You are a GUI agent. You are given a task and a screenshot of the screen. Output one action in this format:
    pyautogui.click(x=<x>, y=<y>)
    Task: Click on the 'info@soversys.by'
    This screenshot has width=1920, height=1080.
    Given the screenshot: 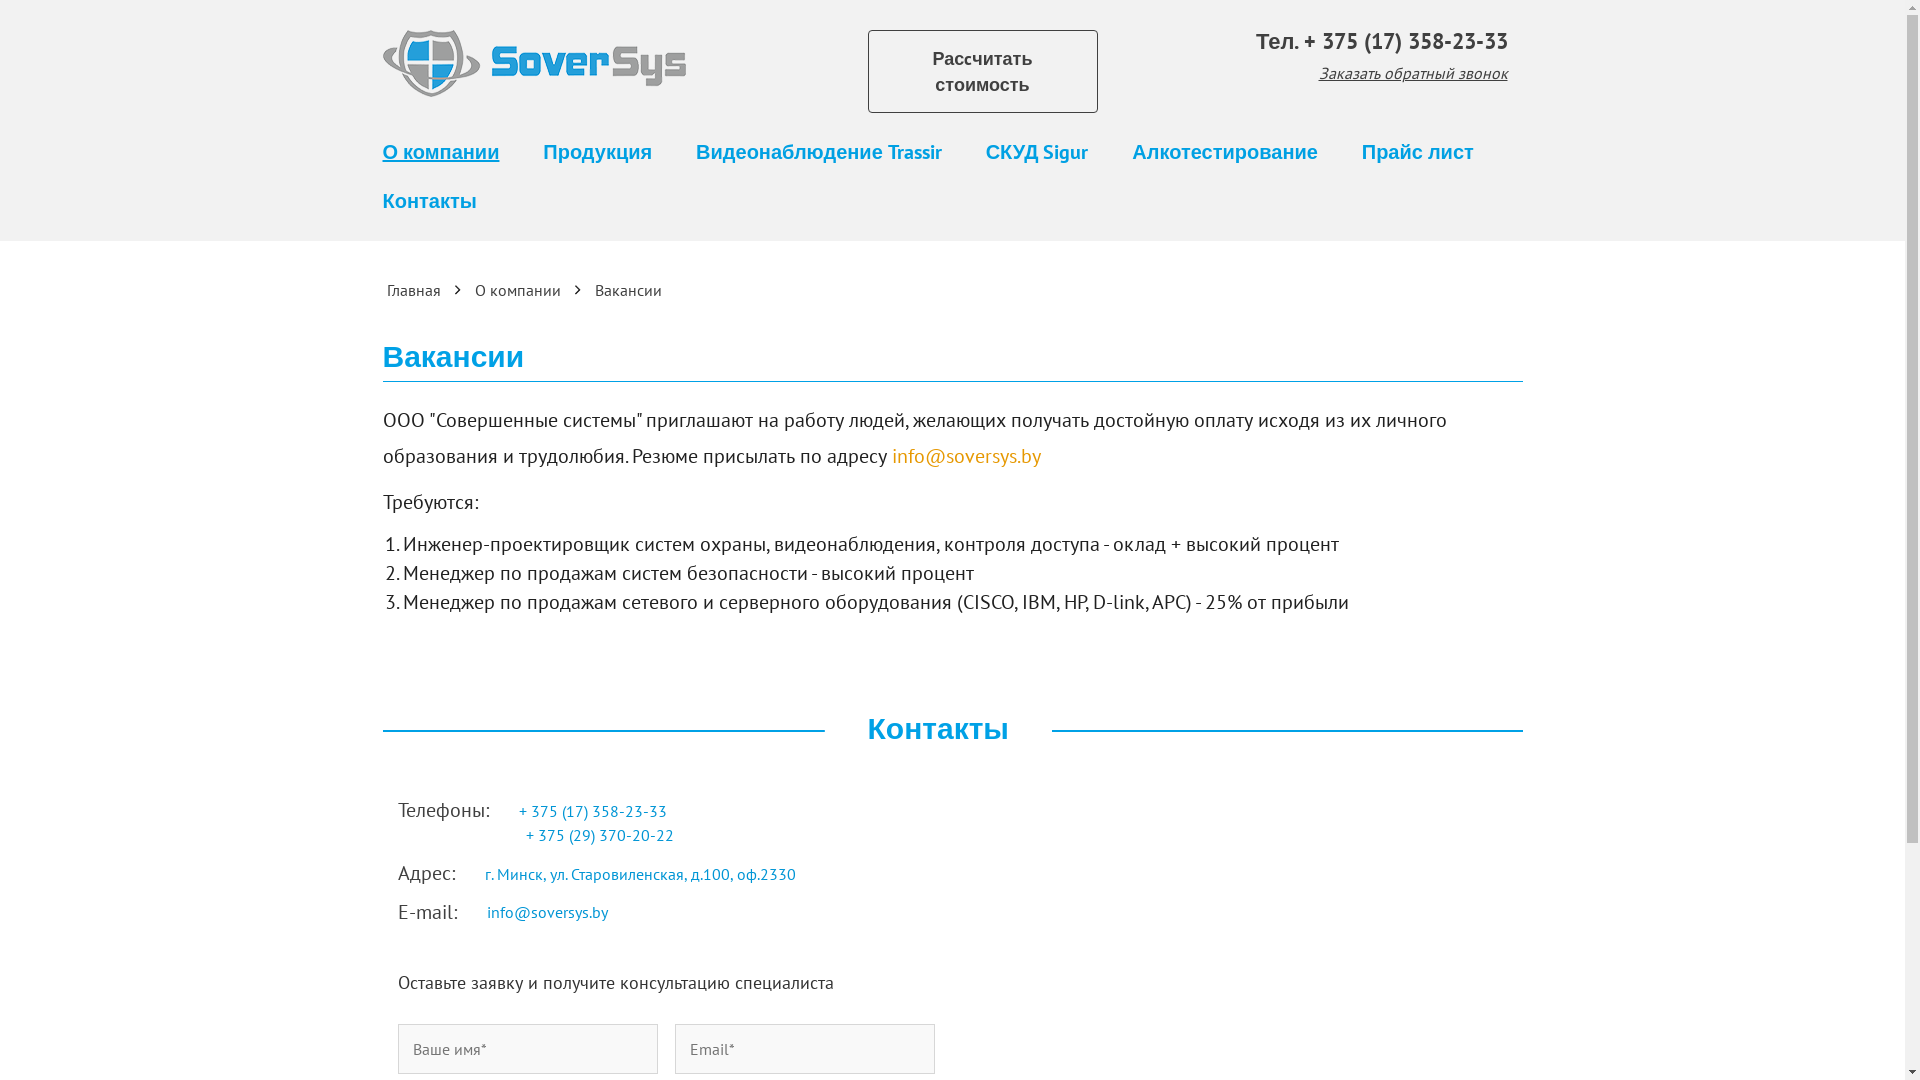 What is the action you would take?
    pyautogui.click(x=966, y=455)
    